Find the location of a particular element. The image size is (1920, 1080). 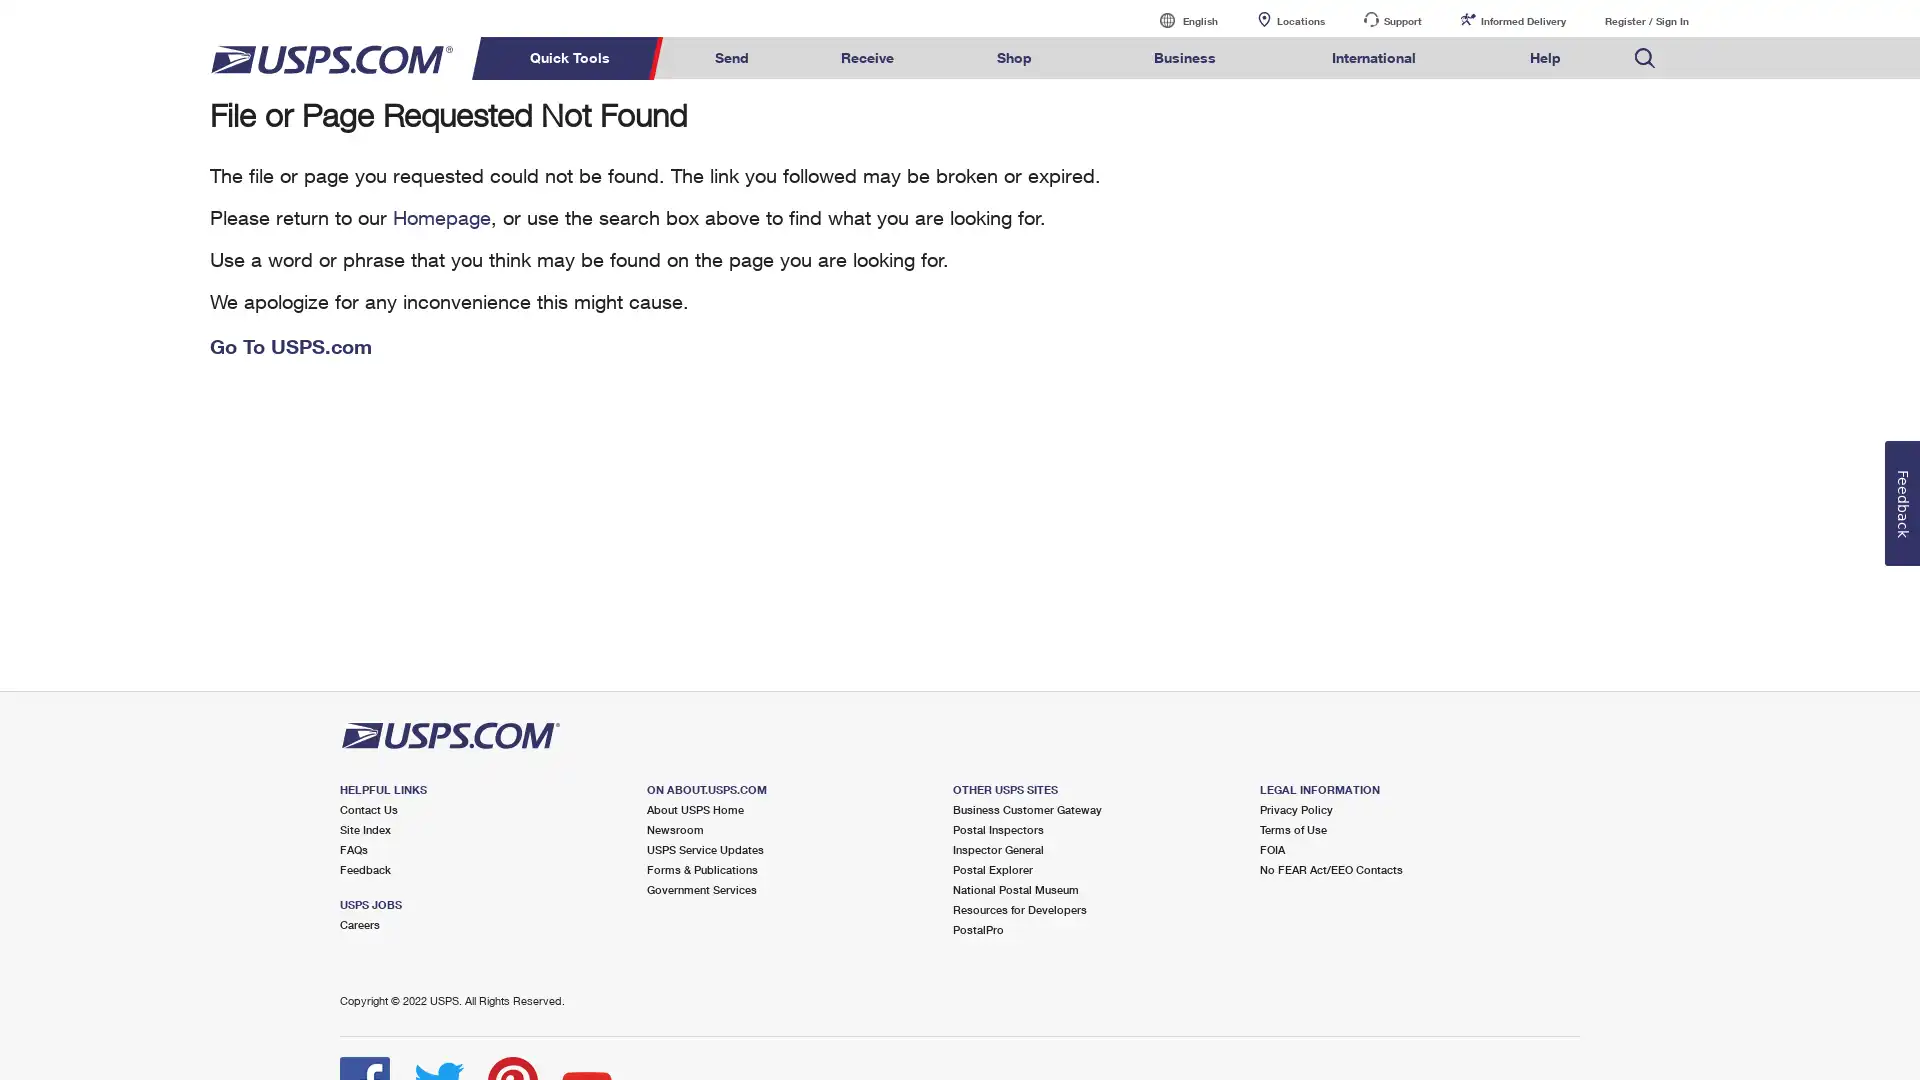

Search is located at coordinates (1654, 95).